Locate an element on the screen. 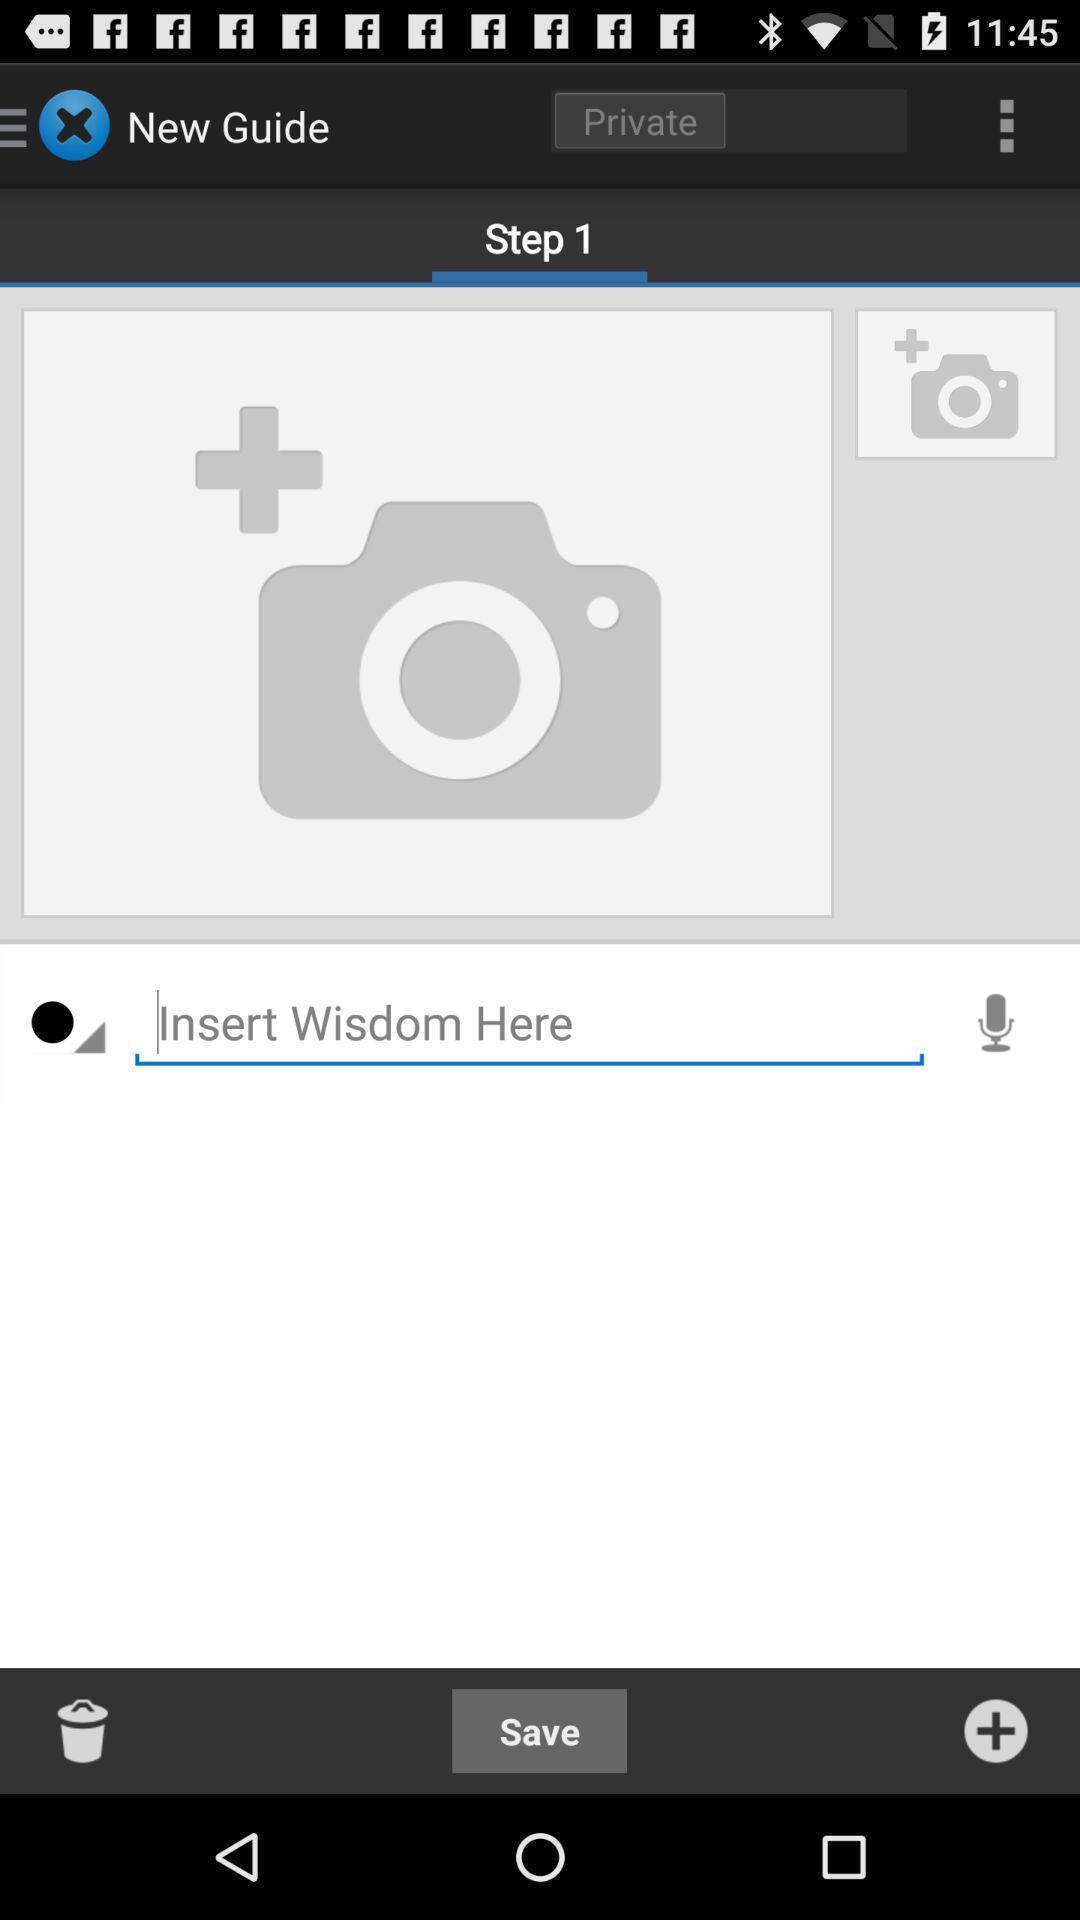 Image resolution: width=1080 pixels, height=1920 pixels. item on the right is located at coordinates (995, 1022).